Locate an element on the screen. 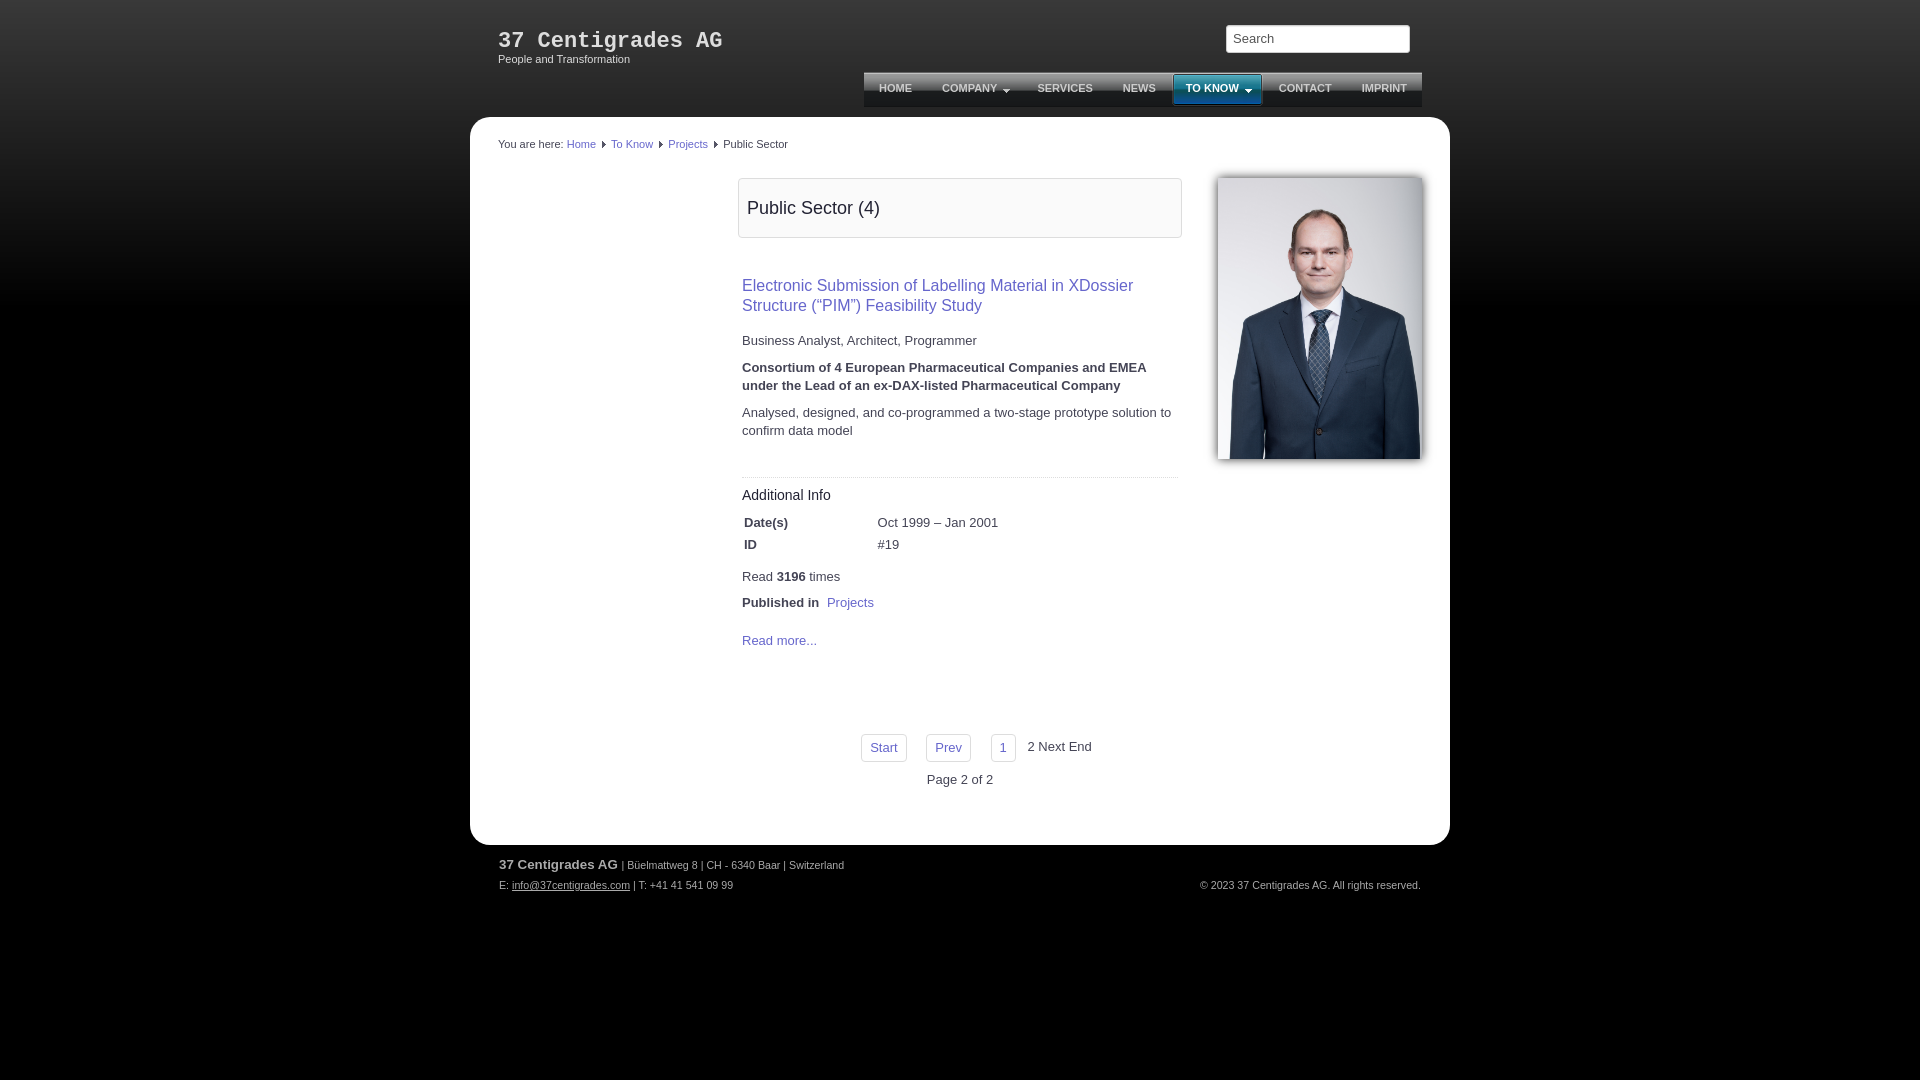  '1' is located at coordinates (1003, 748).